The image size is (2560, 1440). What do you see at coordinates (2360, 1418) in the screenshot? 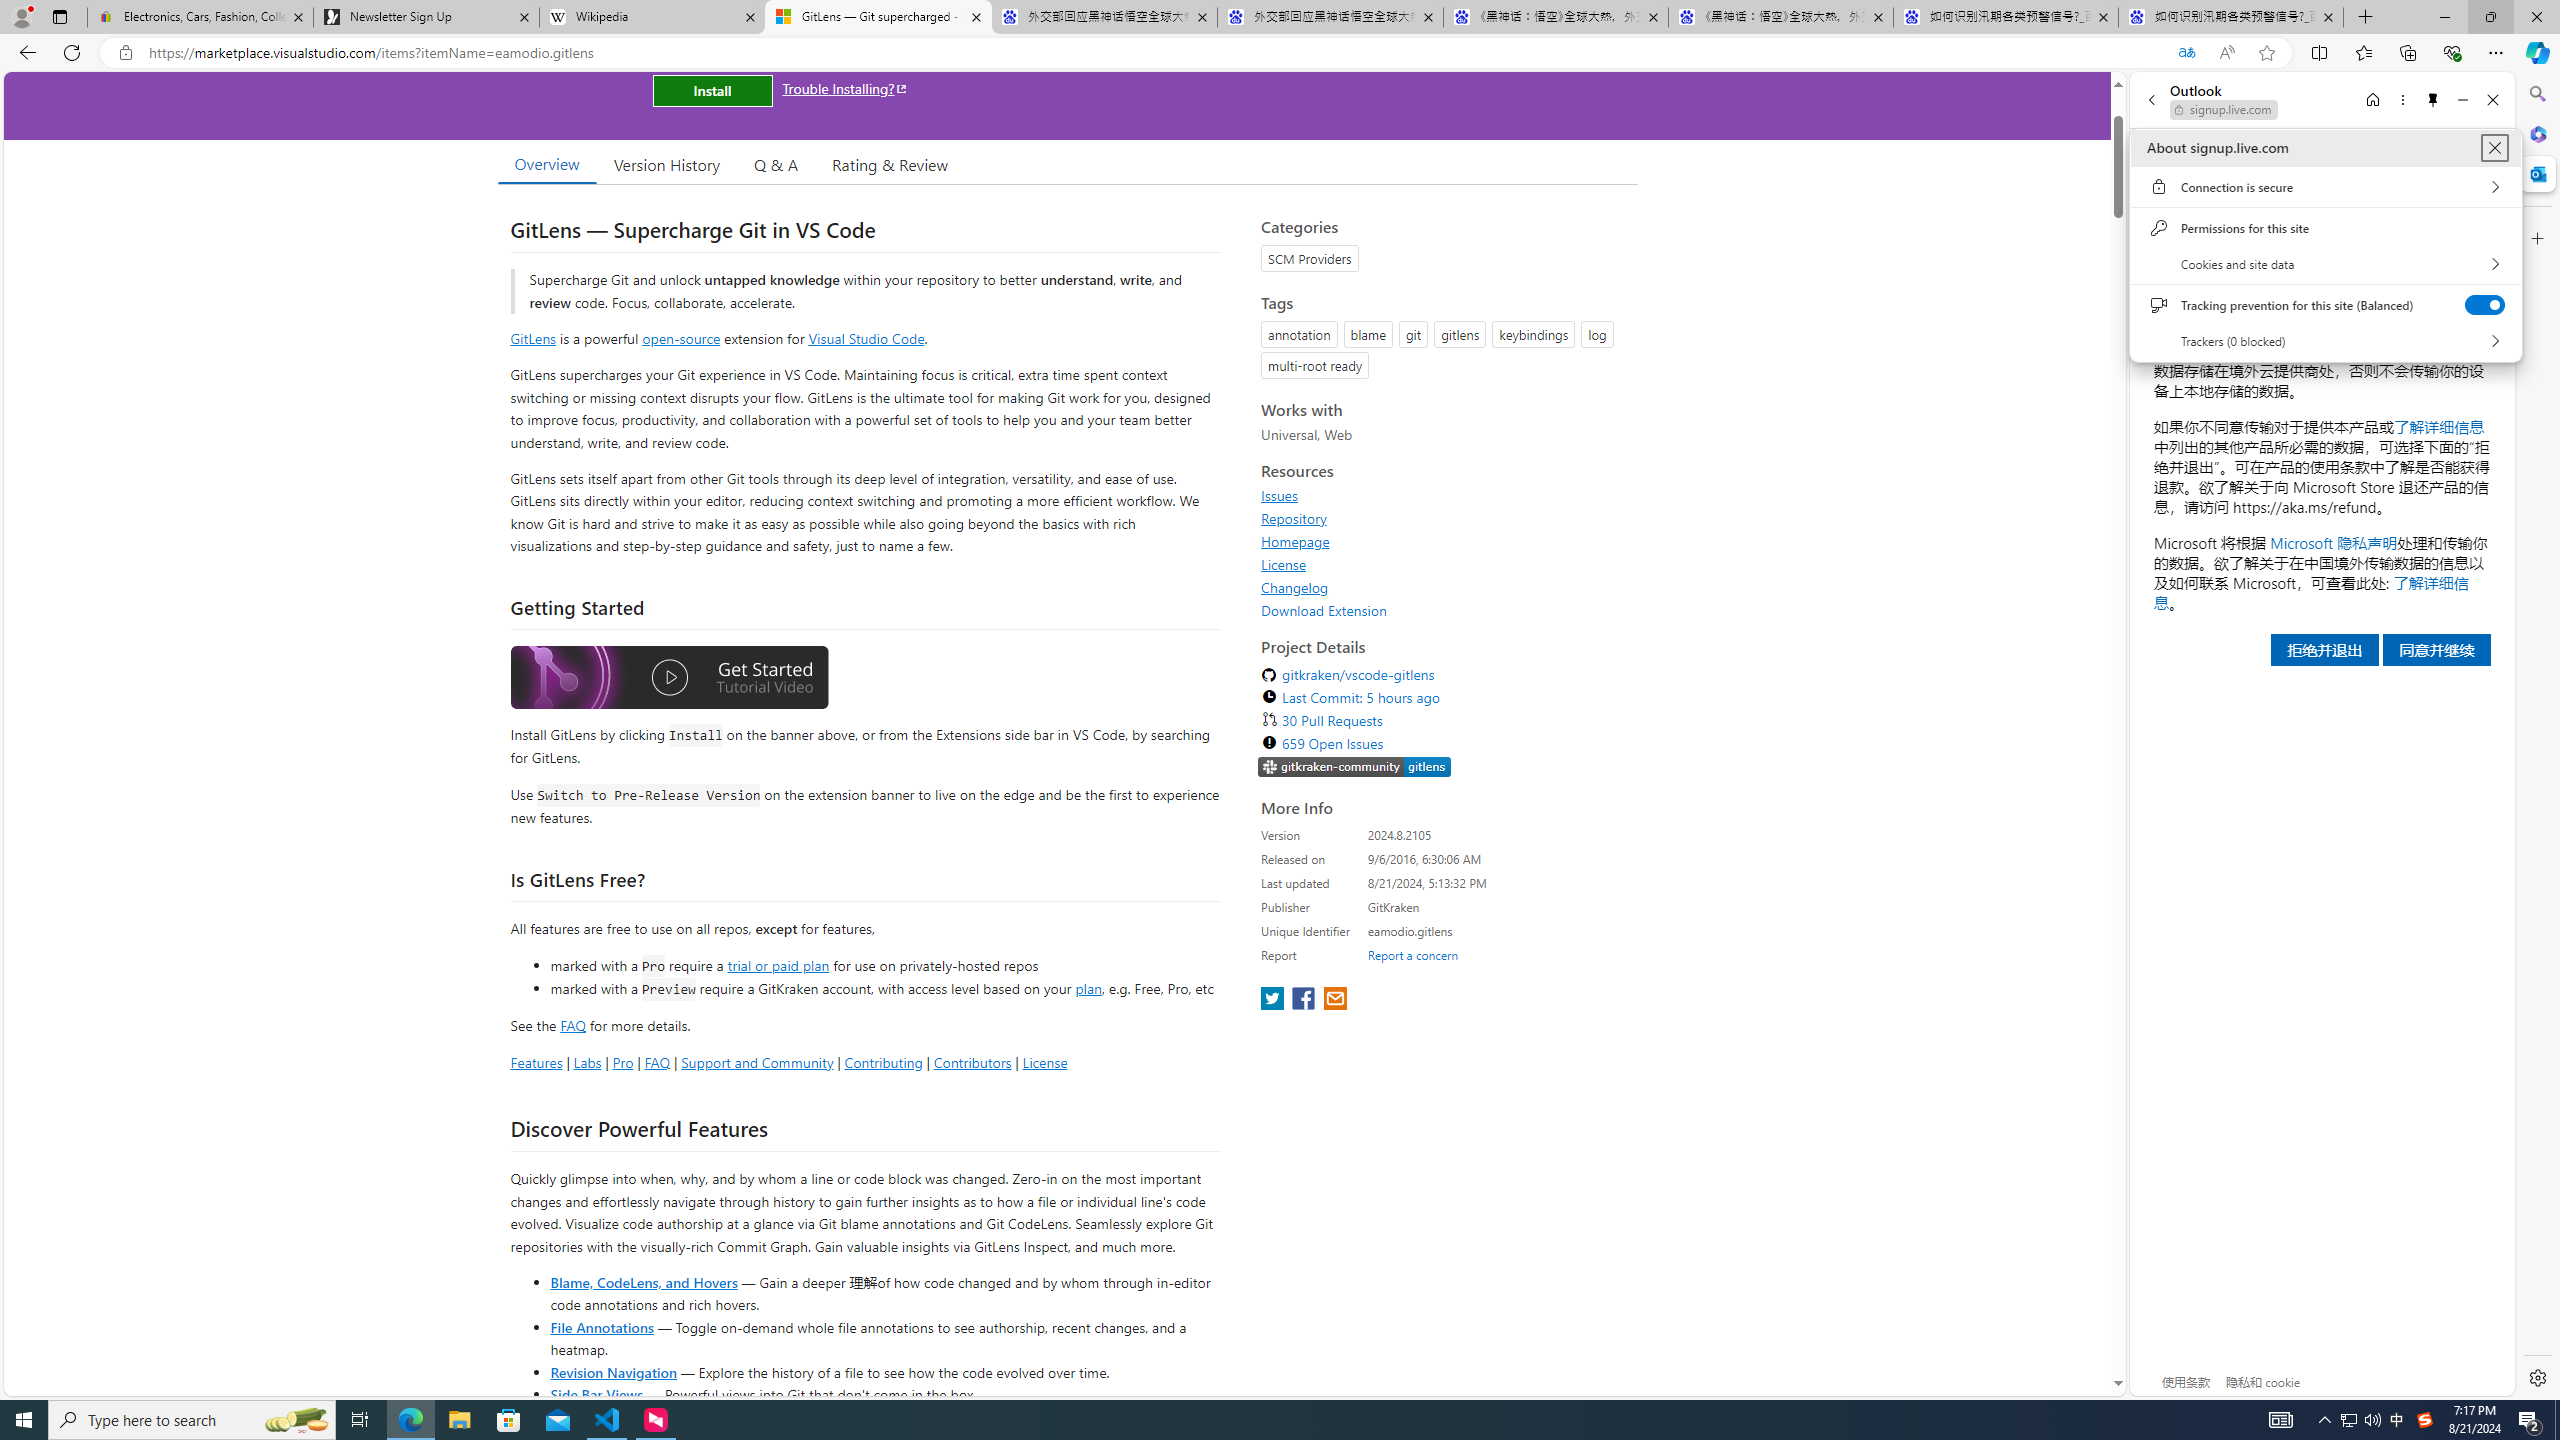
I see `'User Promoted Notification Area'` at bounding box center [2360, 1418].